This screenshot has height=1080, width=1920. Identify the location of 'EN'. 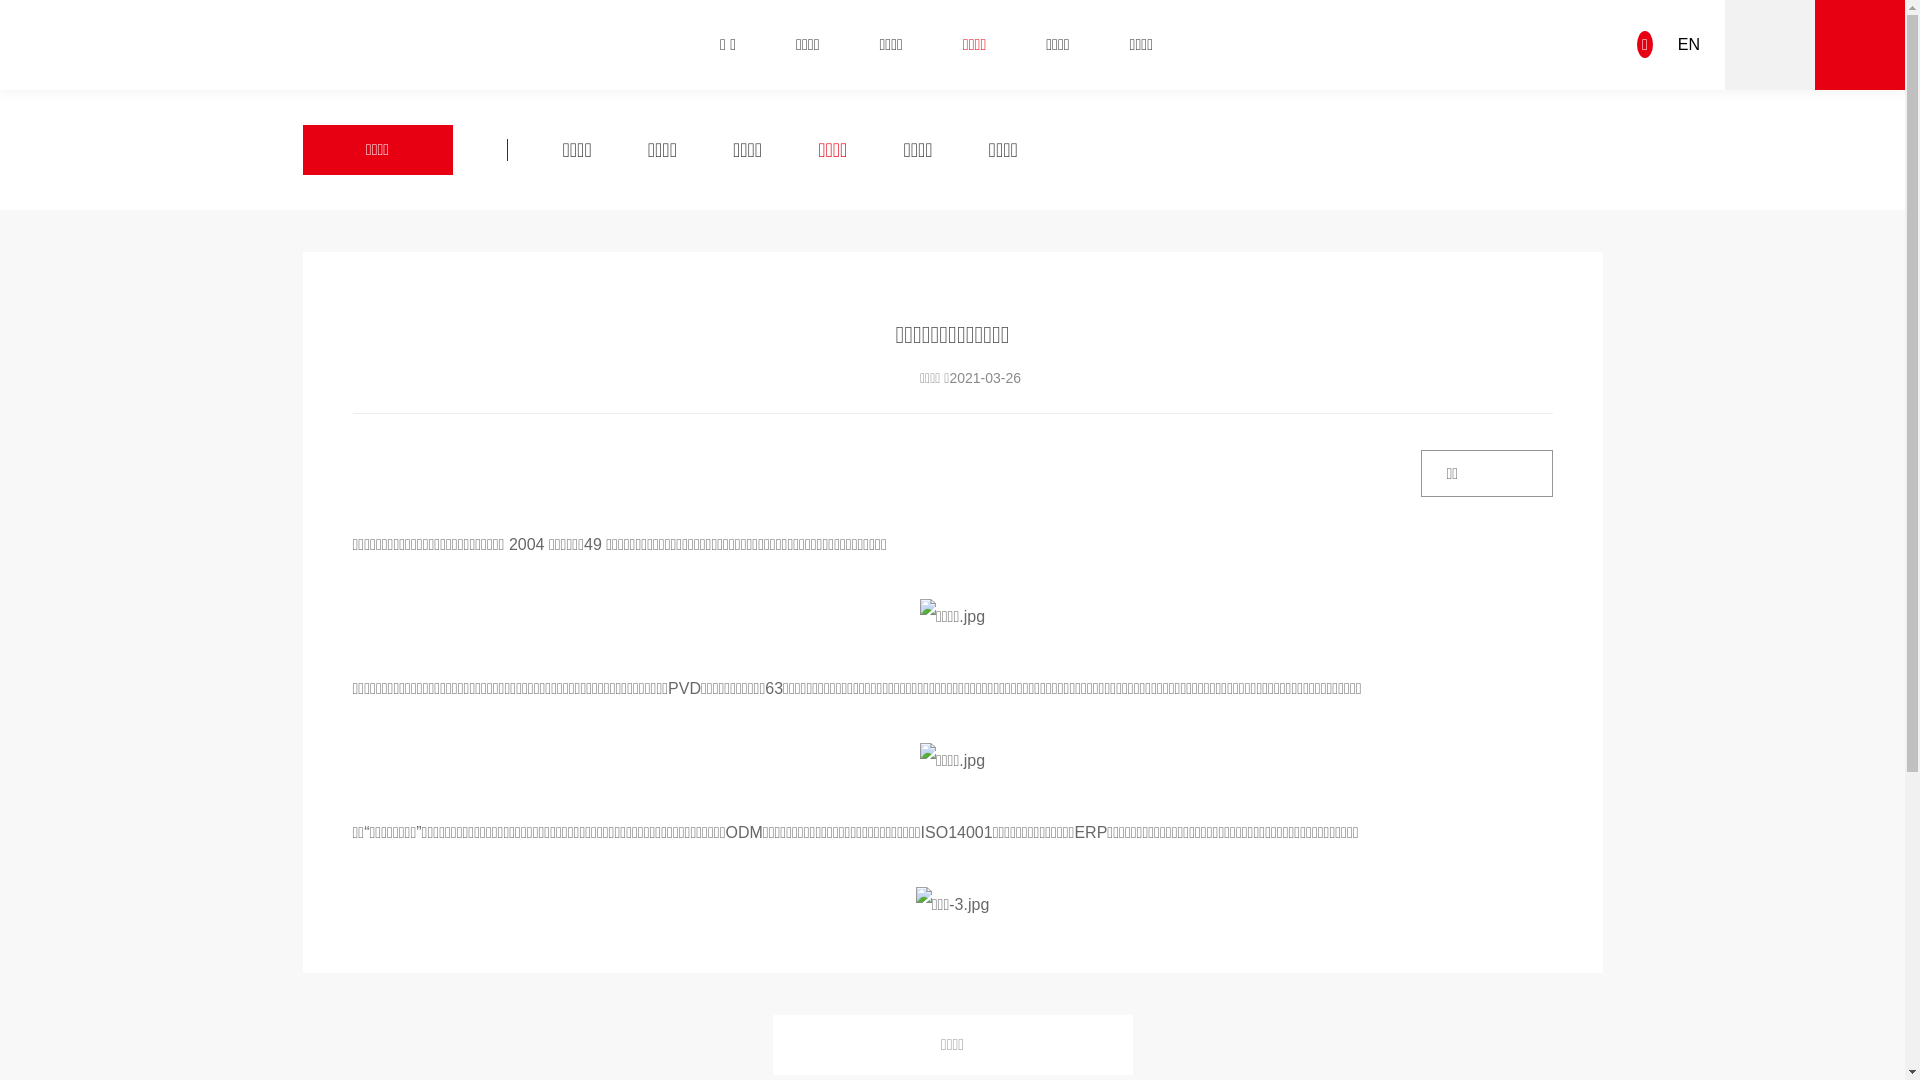
(1688, 44).